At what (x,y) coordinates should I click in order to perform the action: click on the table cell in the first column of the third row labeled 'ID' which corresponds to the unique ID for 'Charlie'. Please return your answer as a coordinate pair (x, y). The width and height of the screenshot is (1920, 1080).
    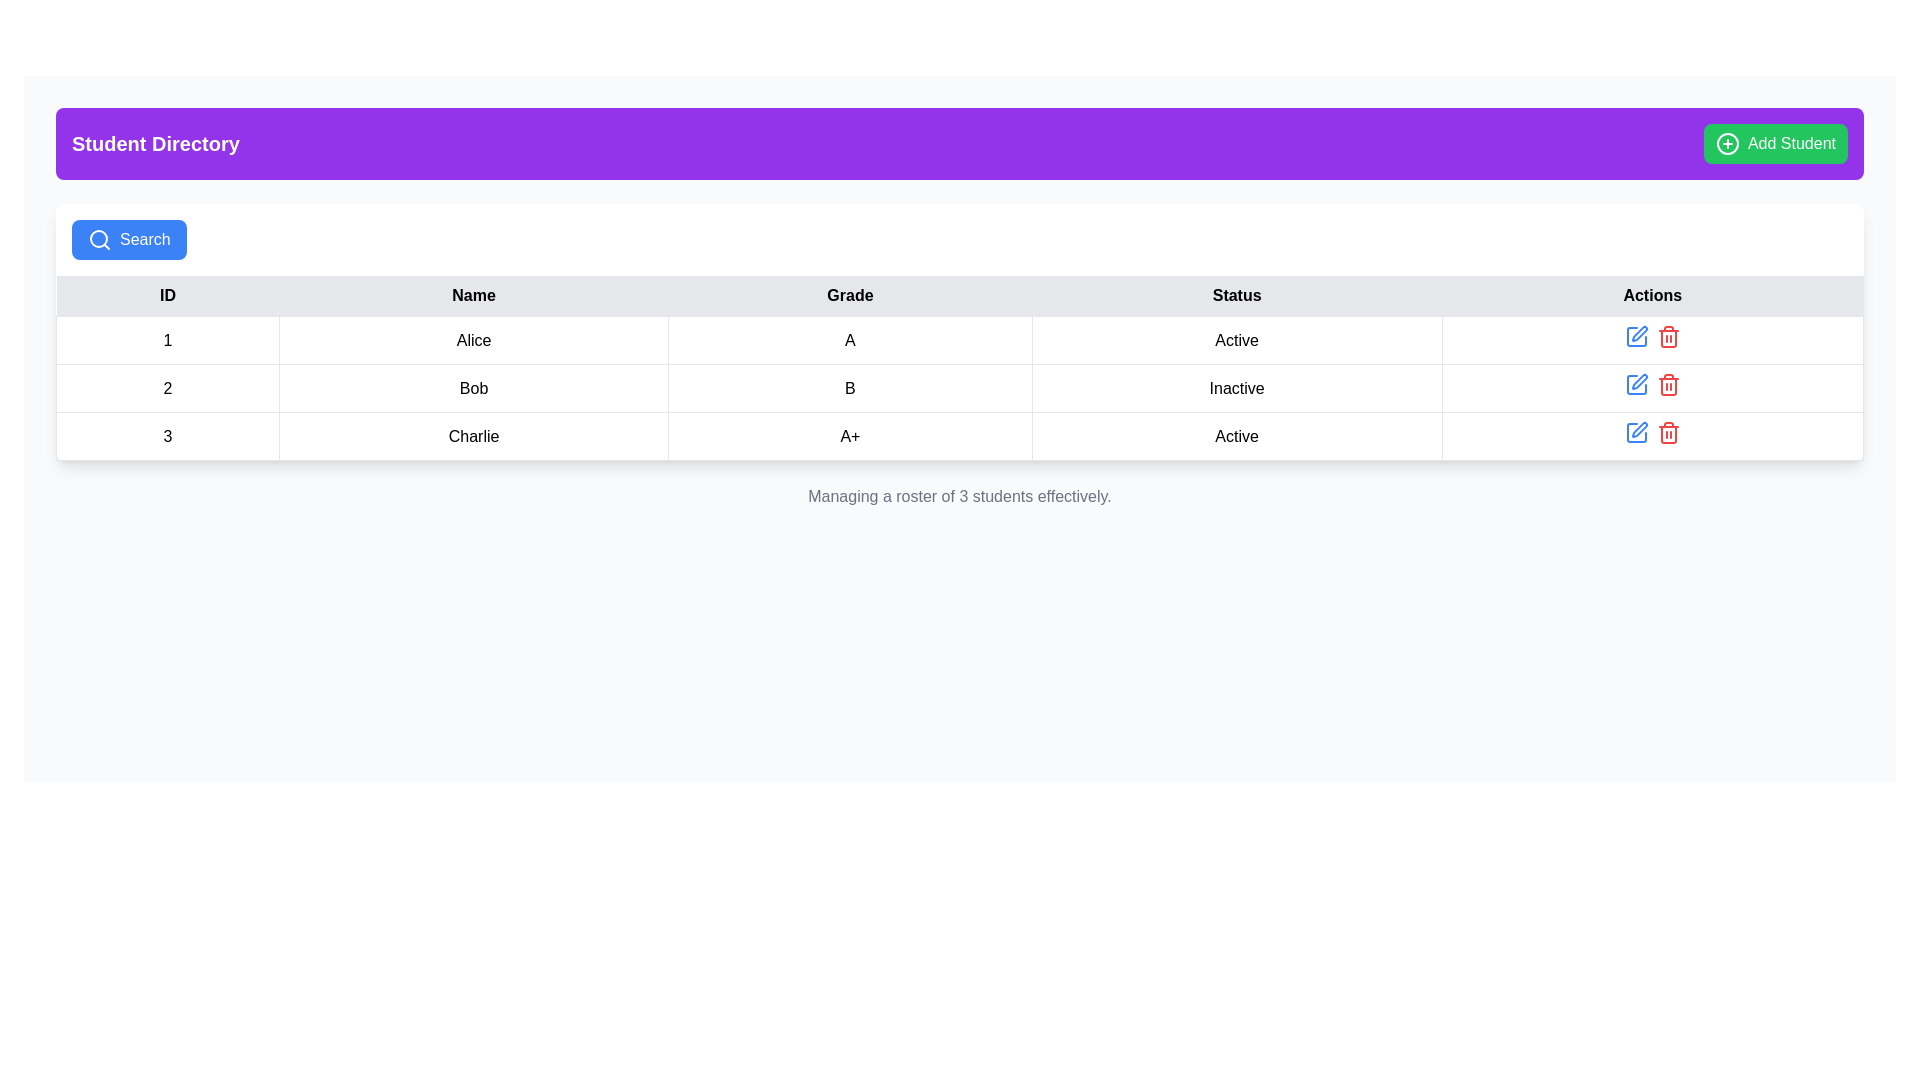
    Looking at the image, I should click on (168, 435).